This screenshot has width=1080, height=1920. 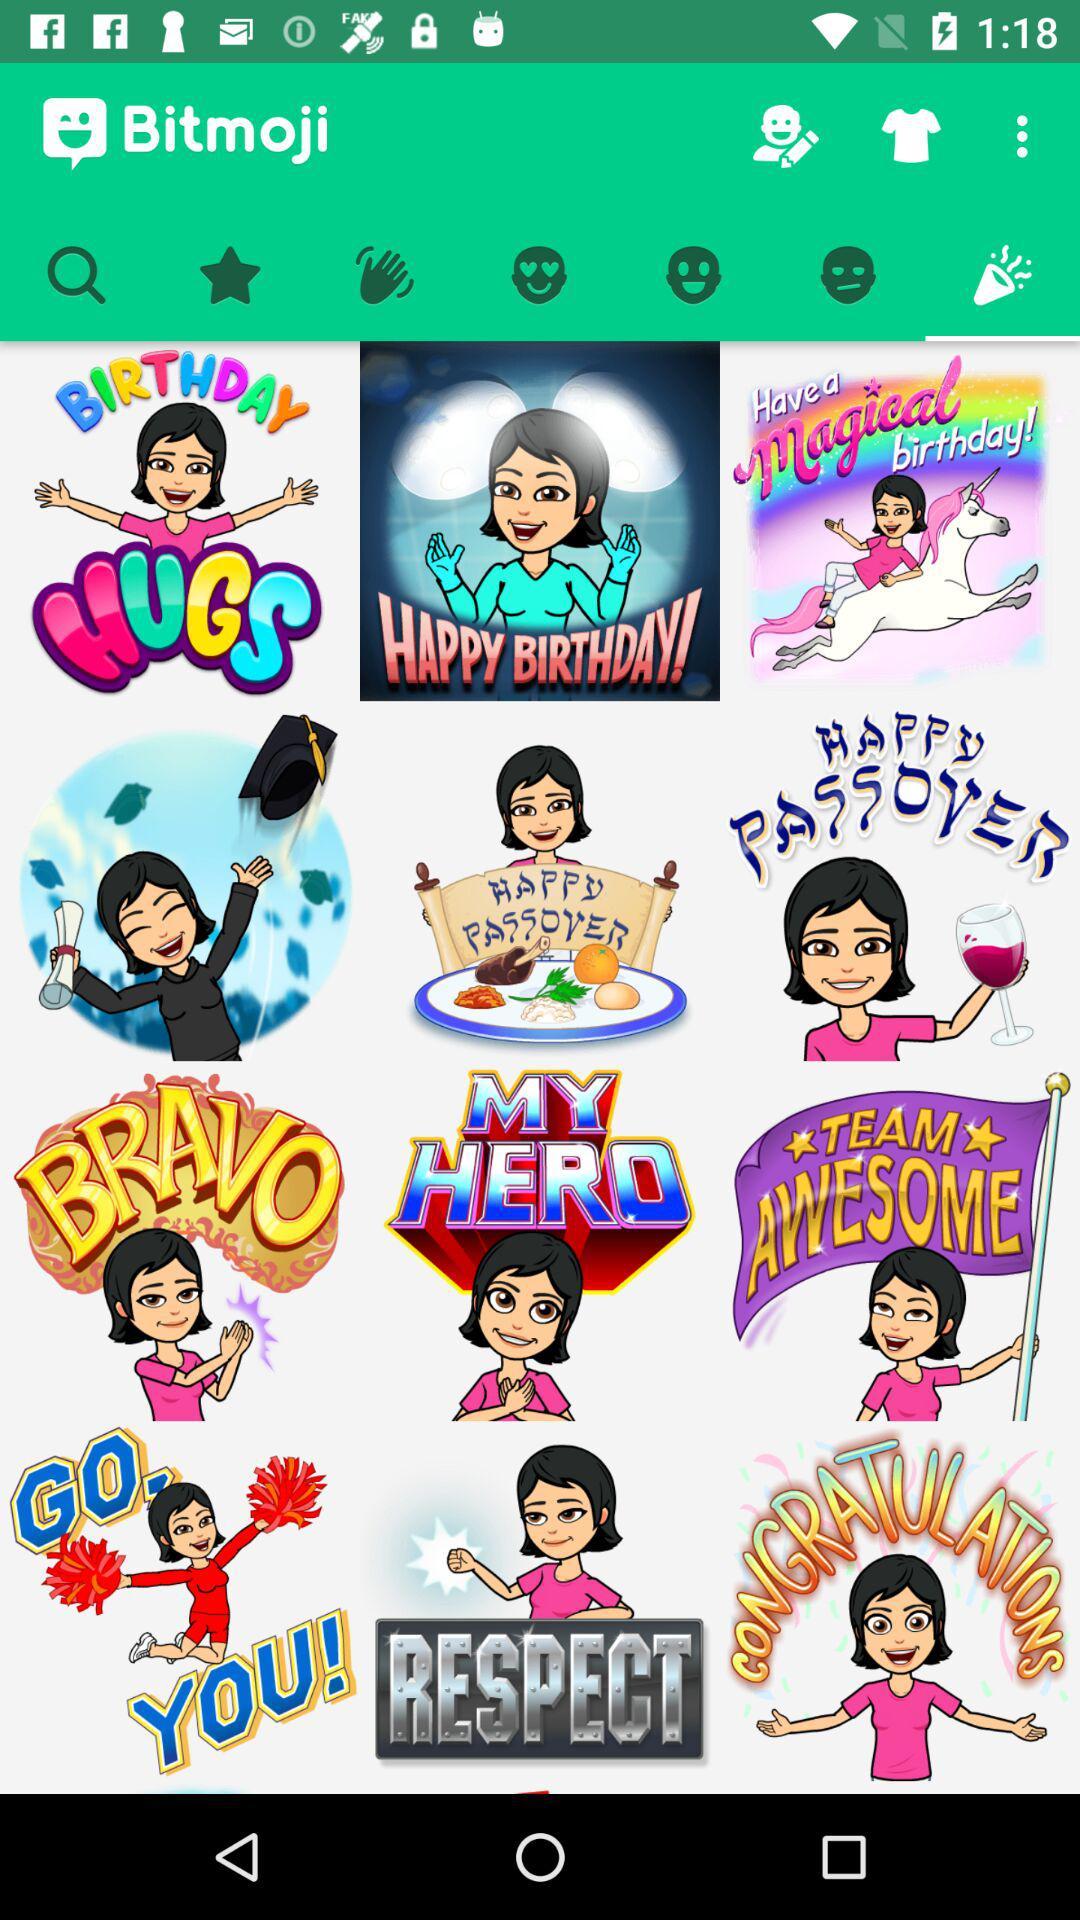 What do you see at coordinates (540, 1240) in the screenshot?
I see `image` at bounding box center [540, 1240].